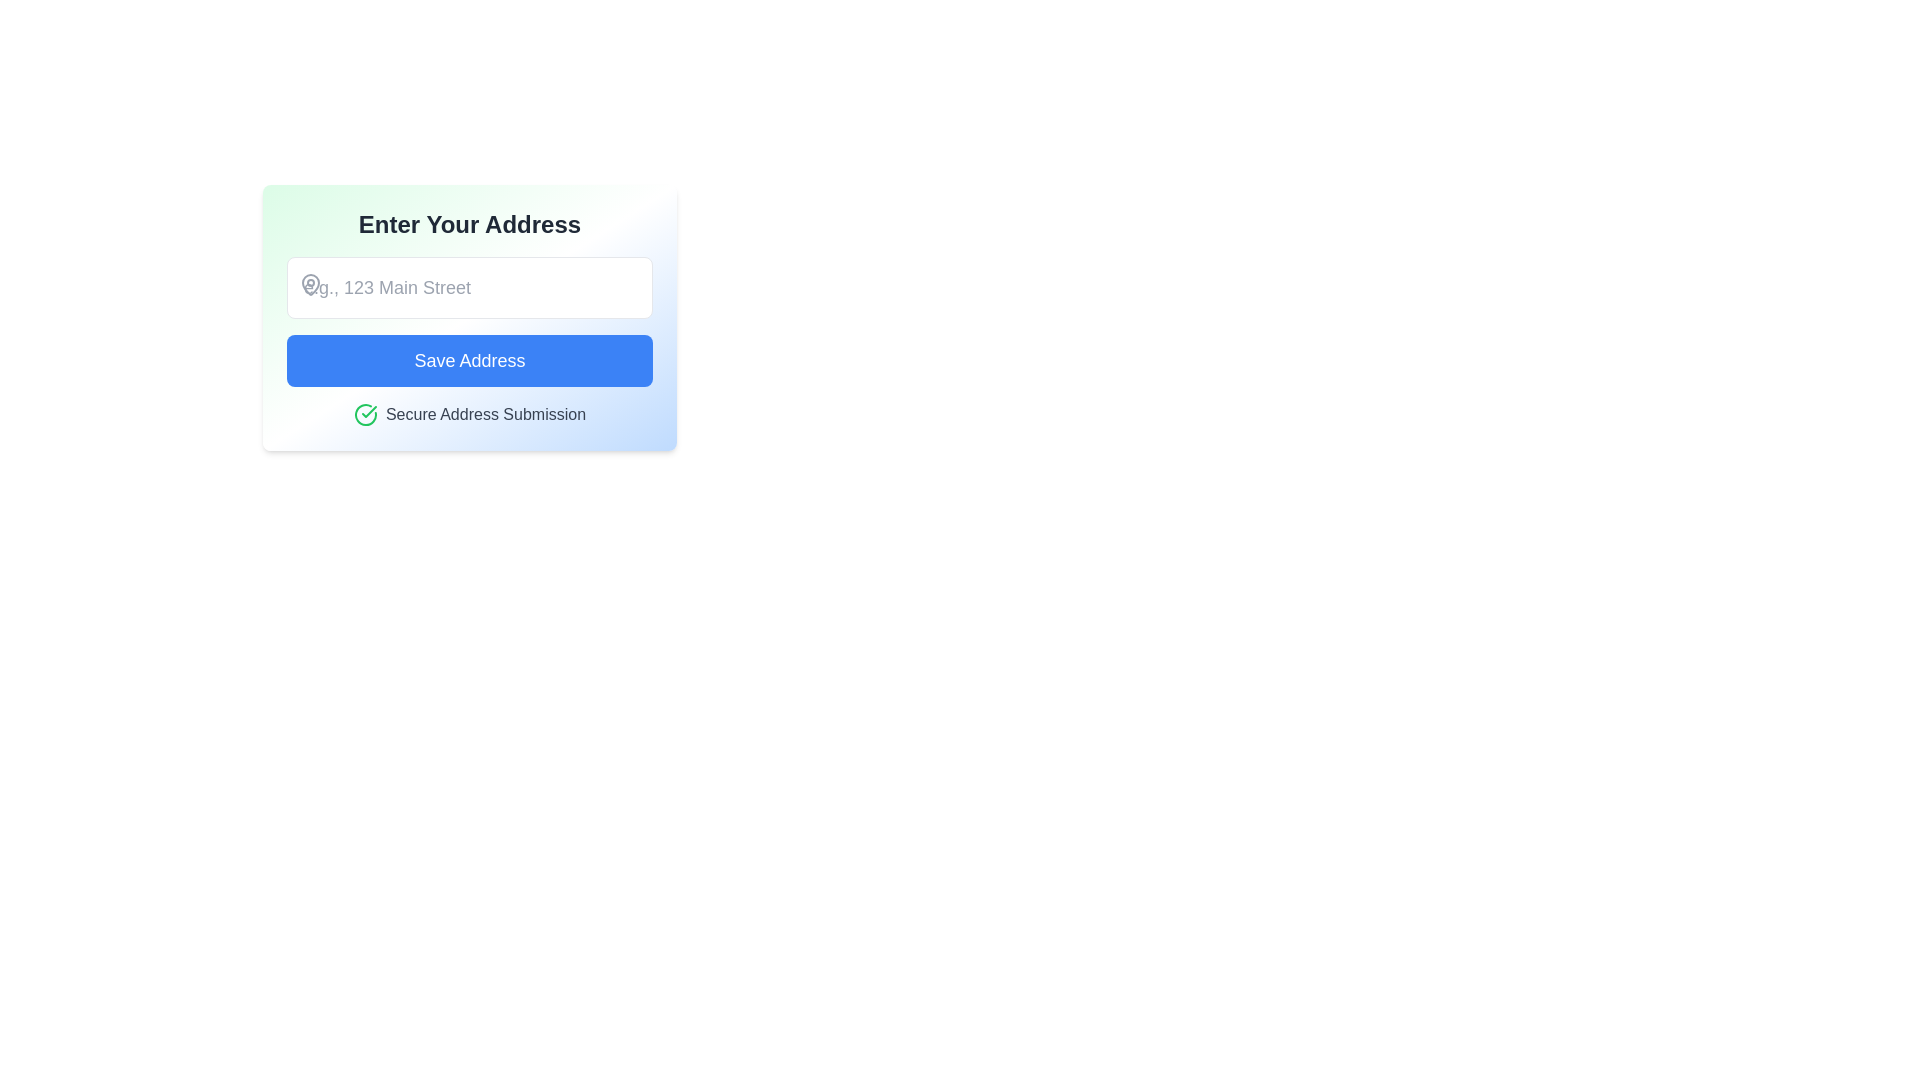 The image size is (1920, 1080). I want to click on the gray map pin SVG icon located to the left of the input field, which is above the 'Save Address' button, so click(310, 285).